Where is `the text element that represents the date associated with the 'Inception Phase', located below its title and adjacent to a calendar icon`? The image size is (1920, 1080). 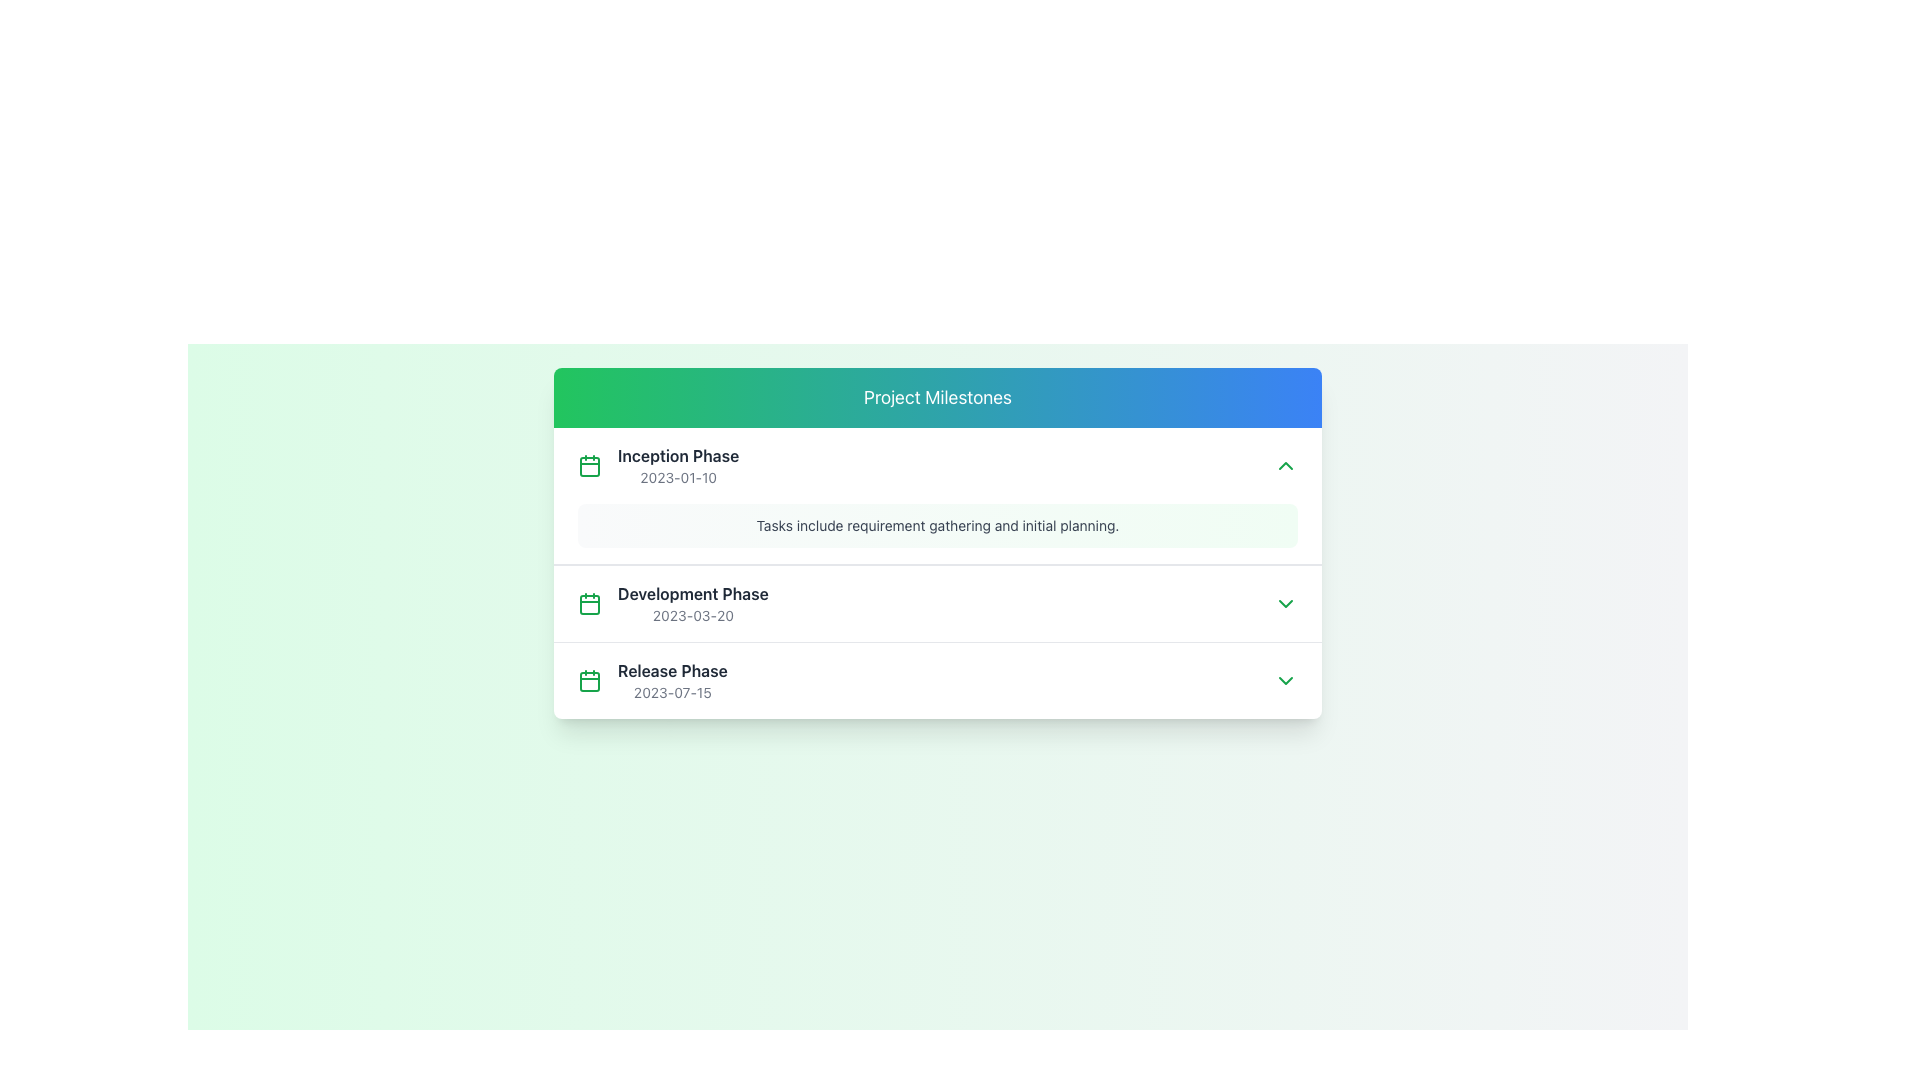 the text element that represents the date associated with the 'Inception Phase', located below its title and adjacent to a calendar icon is located at coordinates (678, 478).